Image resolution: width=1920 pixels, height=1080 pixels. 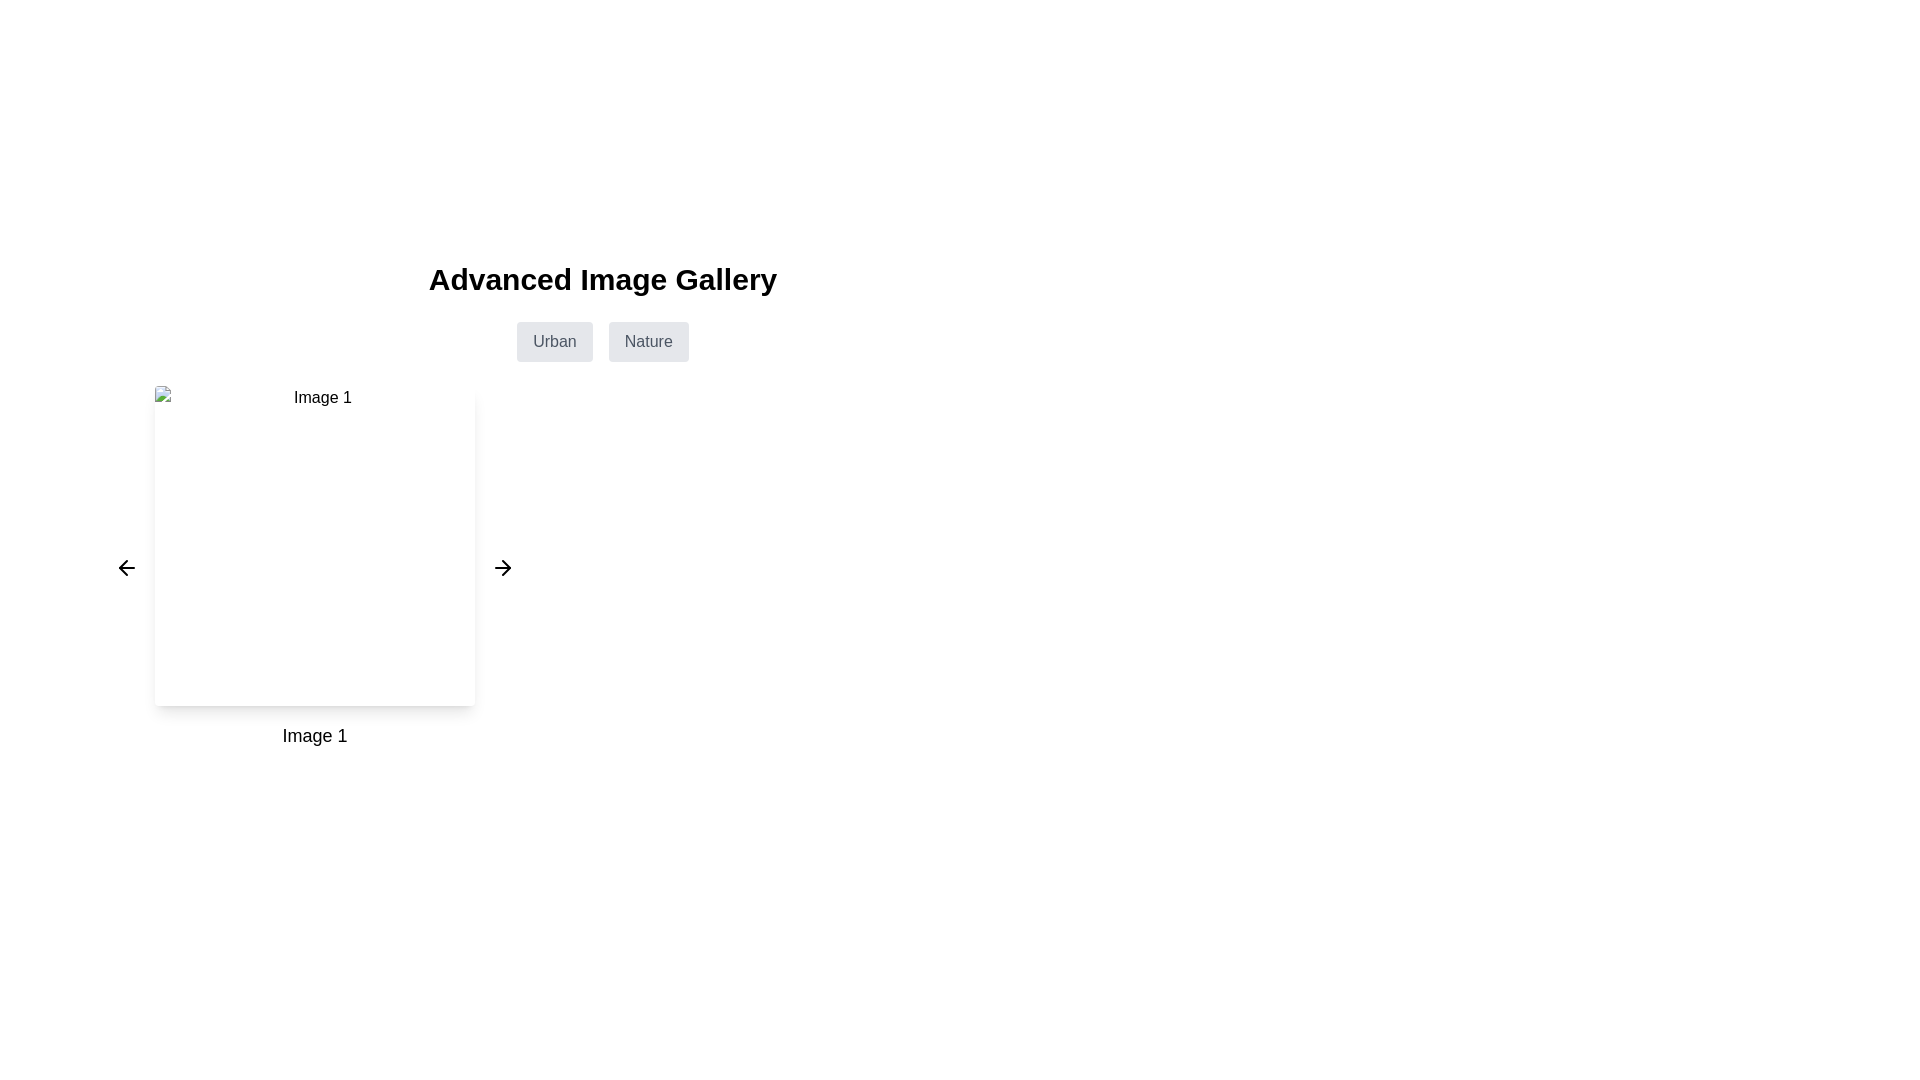 I want to click on the label element that serves as a caption for the image above it, located directly below 'Image 1', so click(x=314, y=736).